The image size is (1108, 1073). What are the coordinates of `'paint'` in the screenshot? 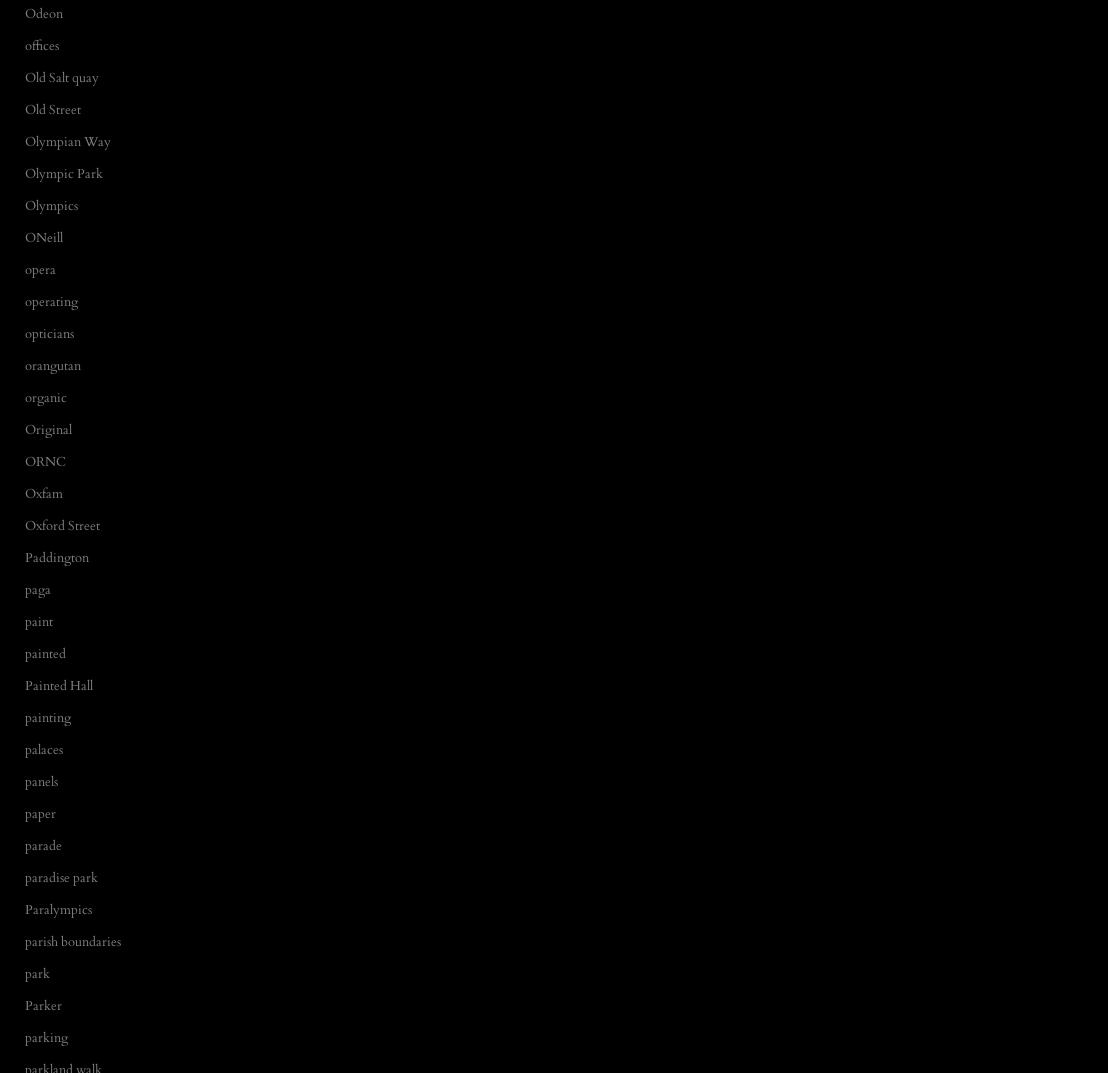 It's located at (39, 620).